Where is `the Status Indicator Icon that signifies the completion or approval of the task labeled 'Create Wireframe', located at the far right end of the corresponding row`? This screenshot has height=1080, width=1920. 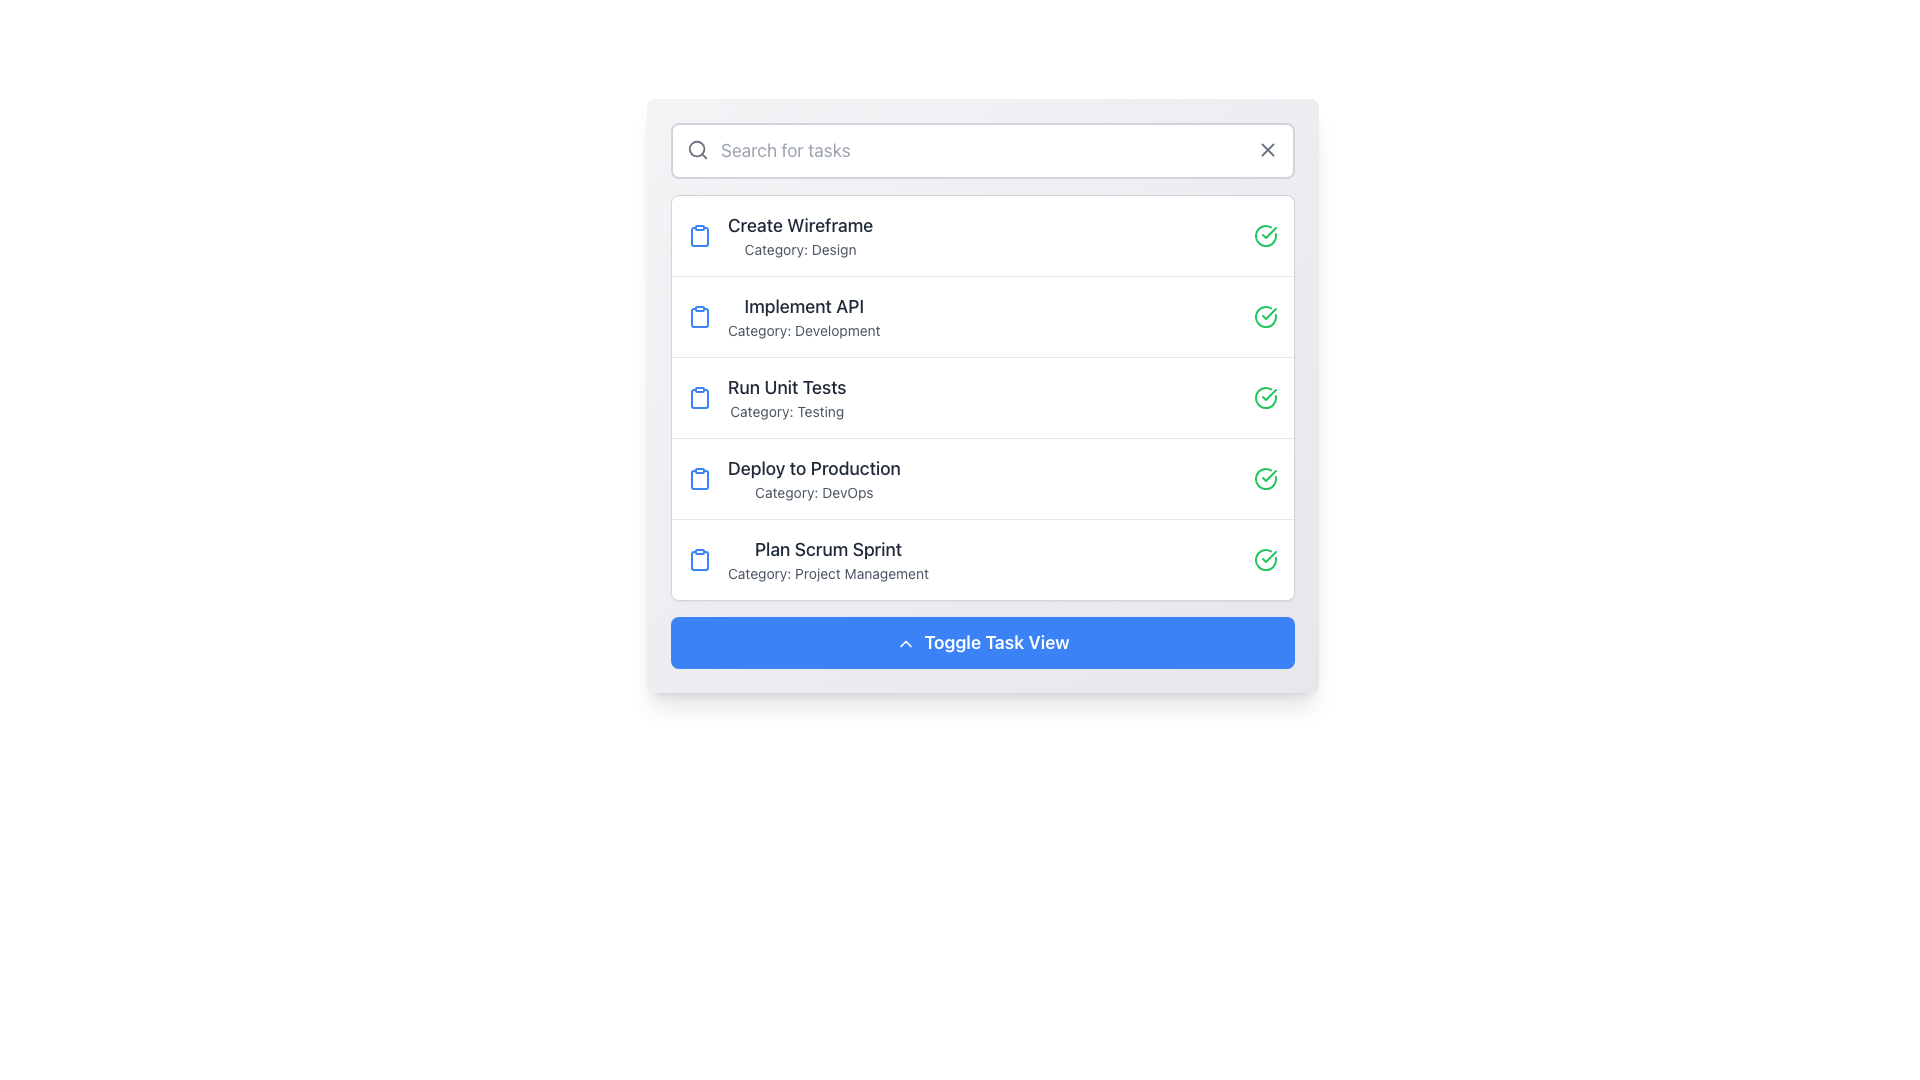
the Status Indicator Icon that signifies the completion or approval of the task labeled 'Create Wireframe', located at the far right end of the corresponding row is located at coordinates (1265, 234).